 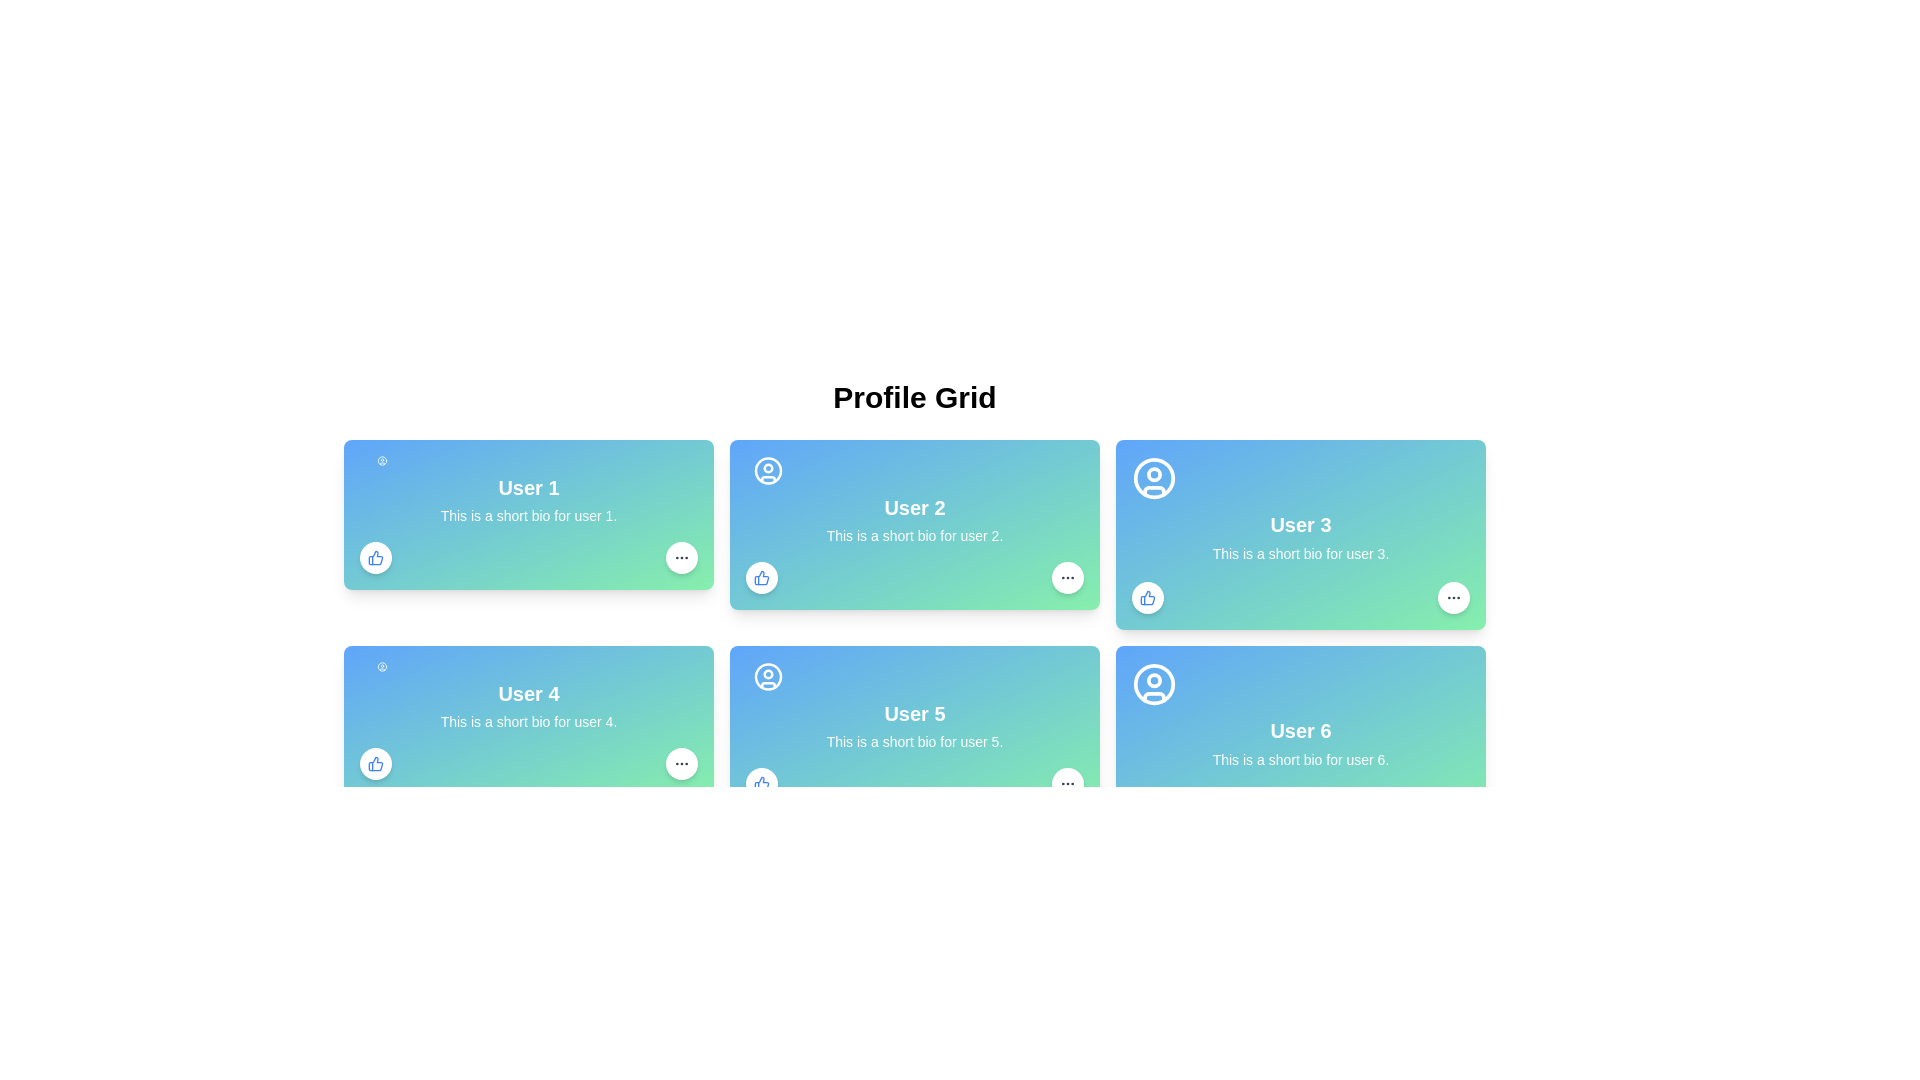 I want to click on the thumbs-up icon button located at the lower-left corner of the card labeled 'User 5' to express approval, so click(x=761, y=782).